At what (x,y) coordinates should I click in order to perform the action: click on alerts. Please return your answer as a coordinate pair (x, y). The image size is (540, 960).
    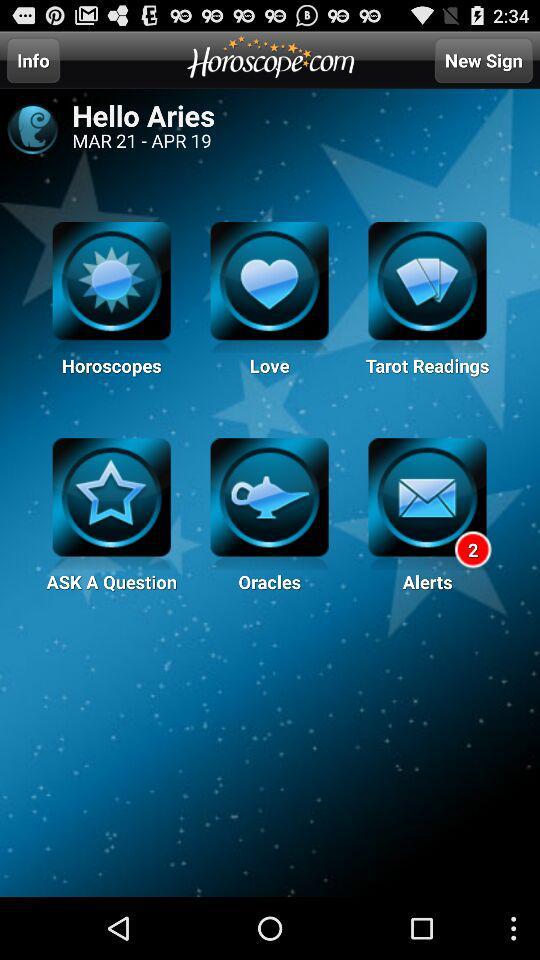
    Looking at the image, I should click on (426, 503).